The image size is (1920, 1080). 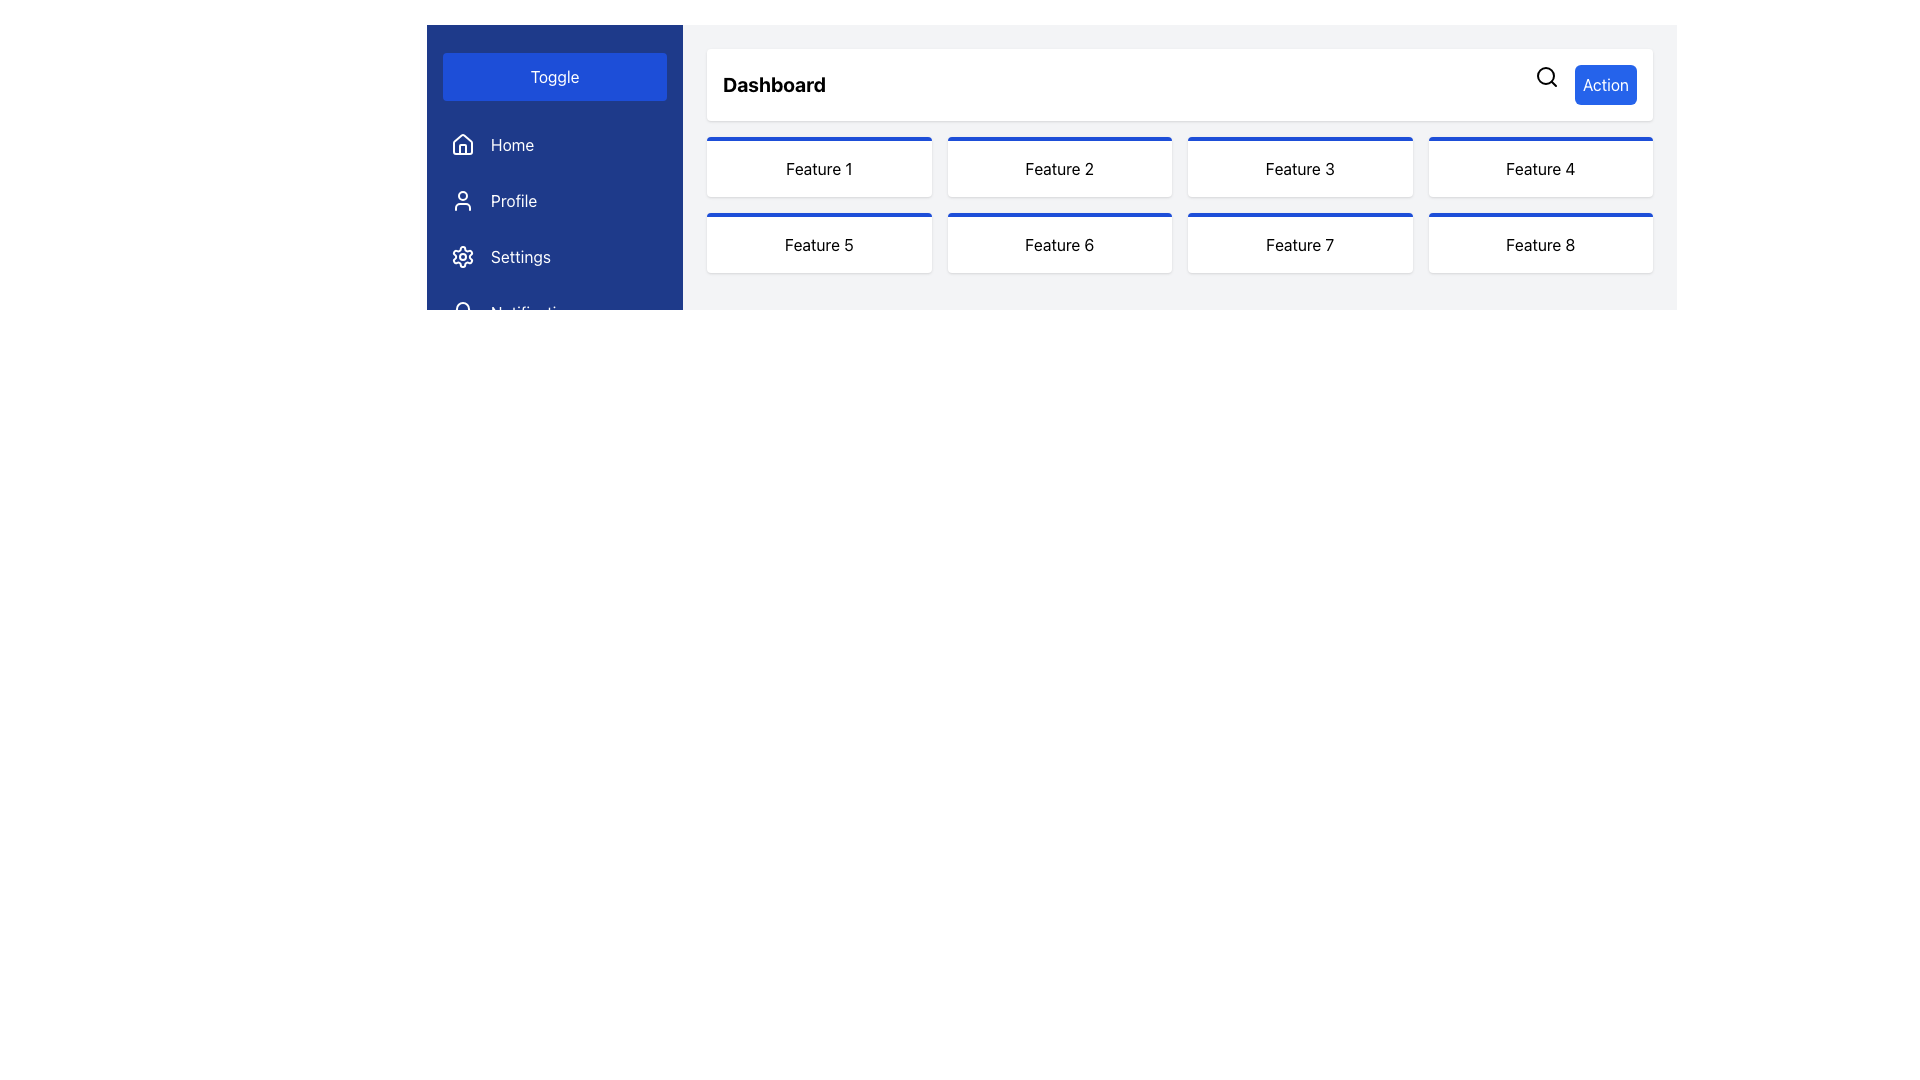 What do you see at coordinates (461, 200) in the screenshot?
I see `the profile icon located on the left sidebar, which is positioned beneath the 'Home' section and above the 'Settings' section` at bounding box center [461, 200].